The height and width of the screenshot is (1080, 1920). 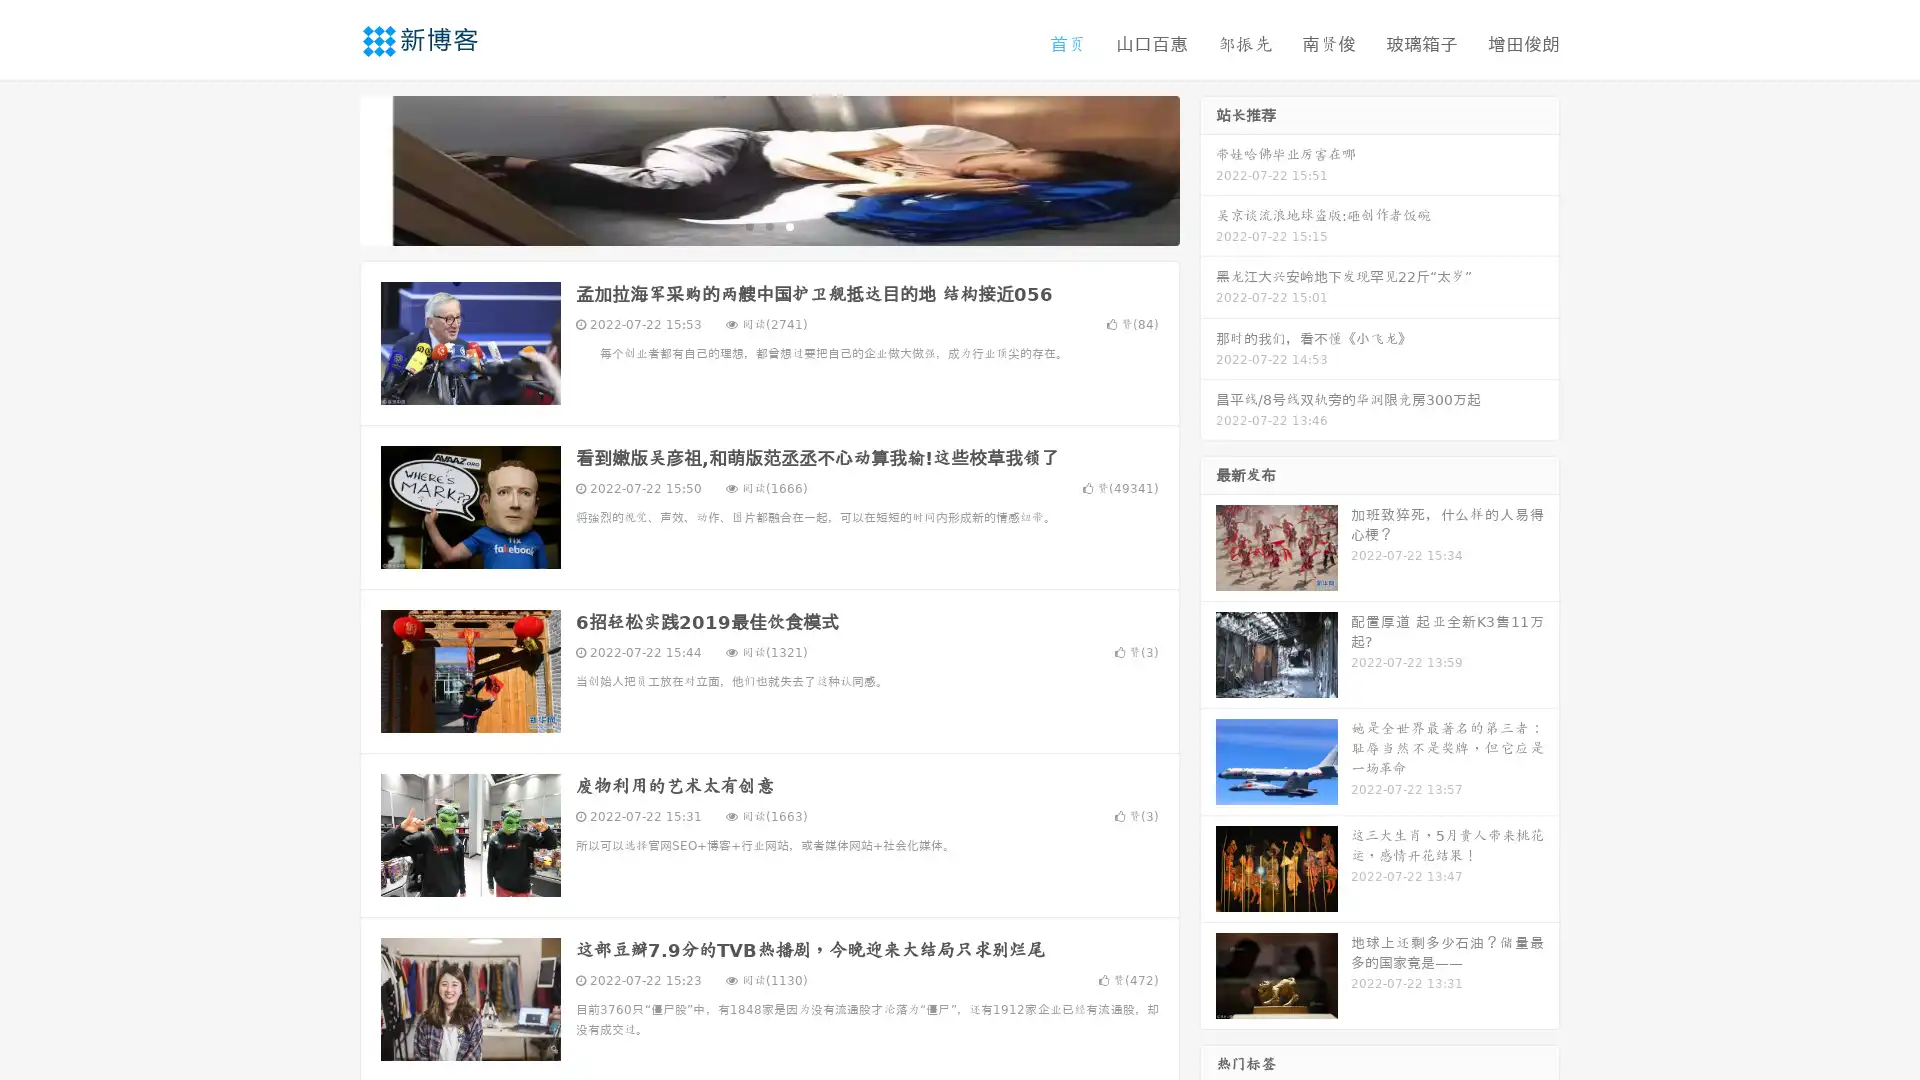 I want to click on Next slide, so click(x=1208, y=168).